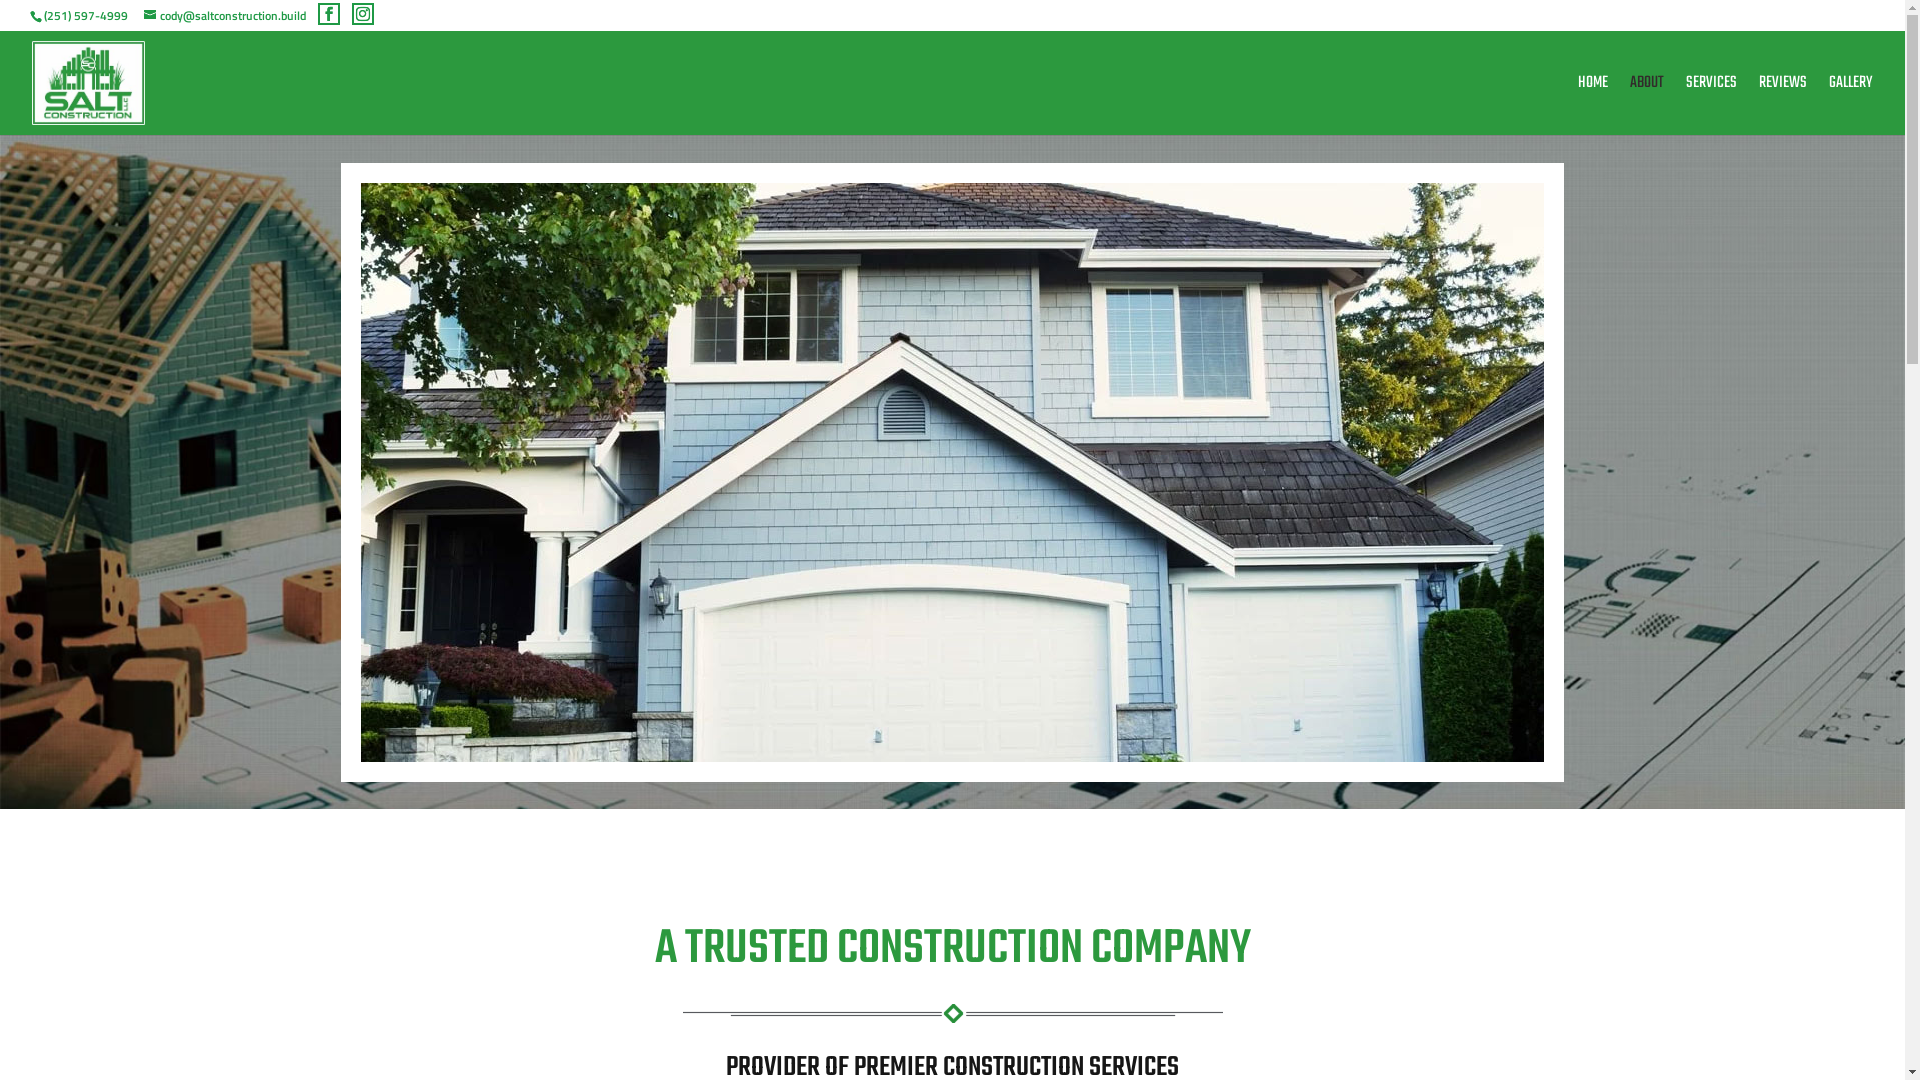 The image size is (1920, 1080). What do you see at coordinates (1592, 105) in the screenshot?
I see `'HOME'` at bounding box center [1592, 105].